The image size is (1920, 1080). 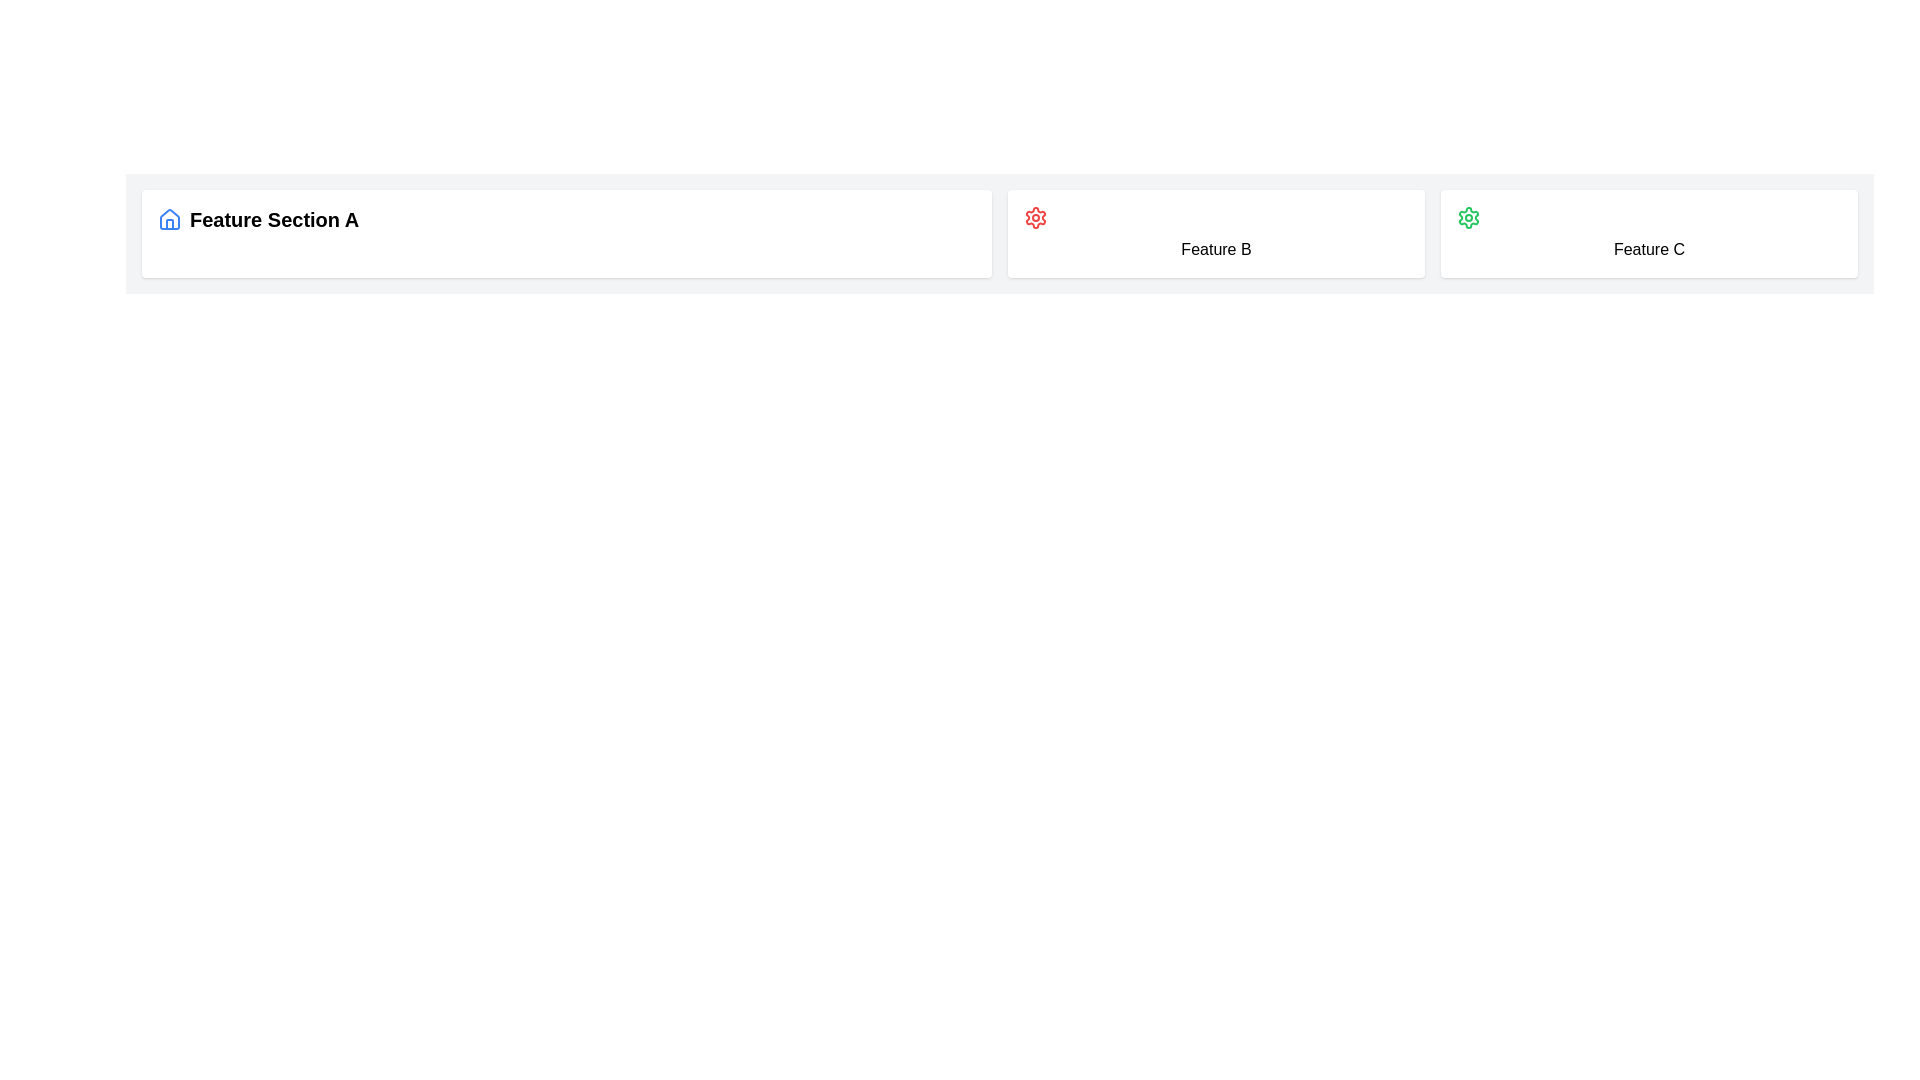 I want to click on the gear-like red icon located in the upper-left corner of the card labeled 'Feature B', so click(x=1036, y=218).